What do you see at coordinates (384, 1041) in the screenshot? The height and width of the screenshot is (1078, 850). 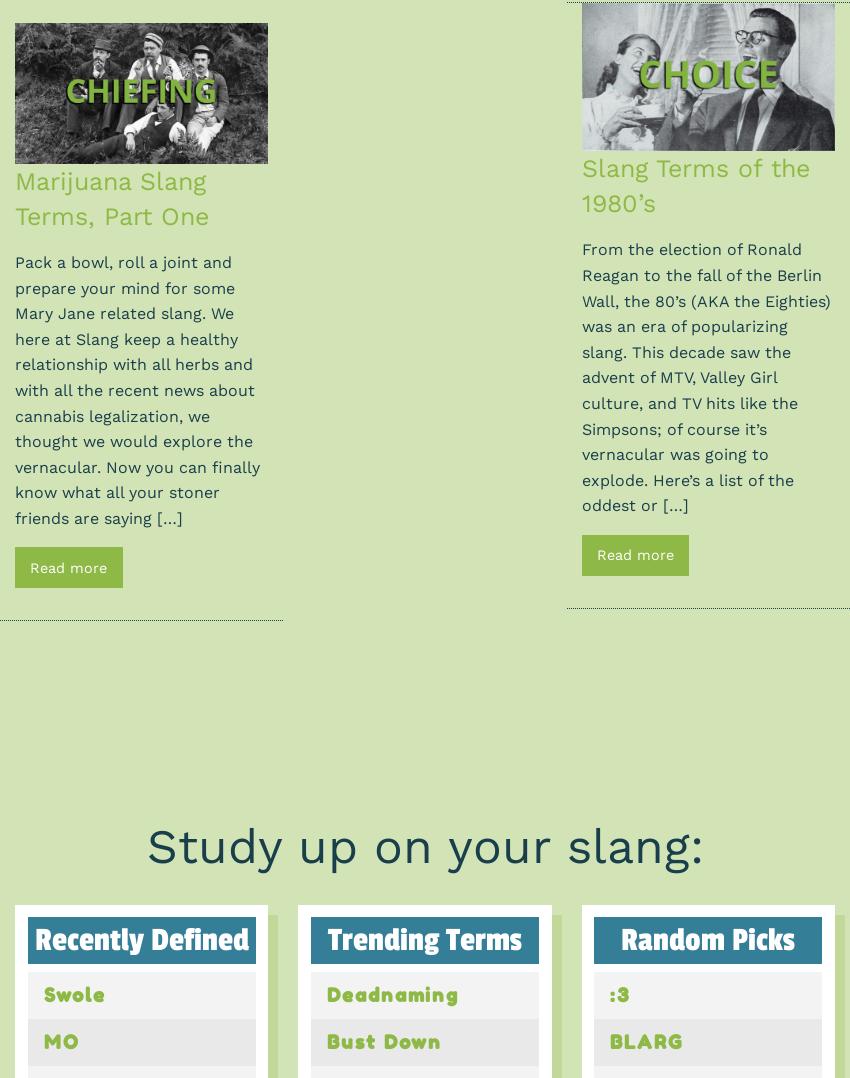 I see `'Bust Down'` at bounding box center [384, 1041].